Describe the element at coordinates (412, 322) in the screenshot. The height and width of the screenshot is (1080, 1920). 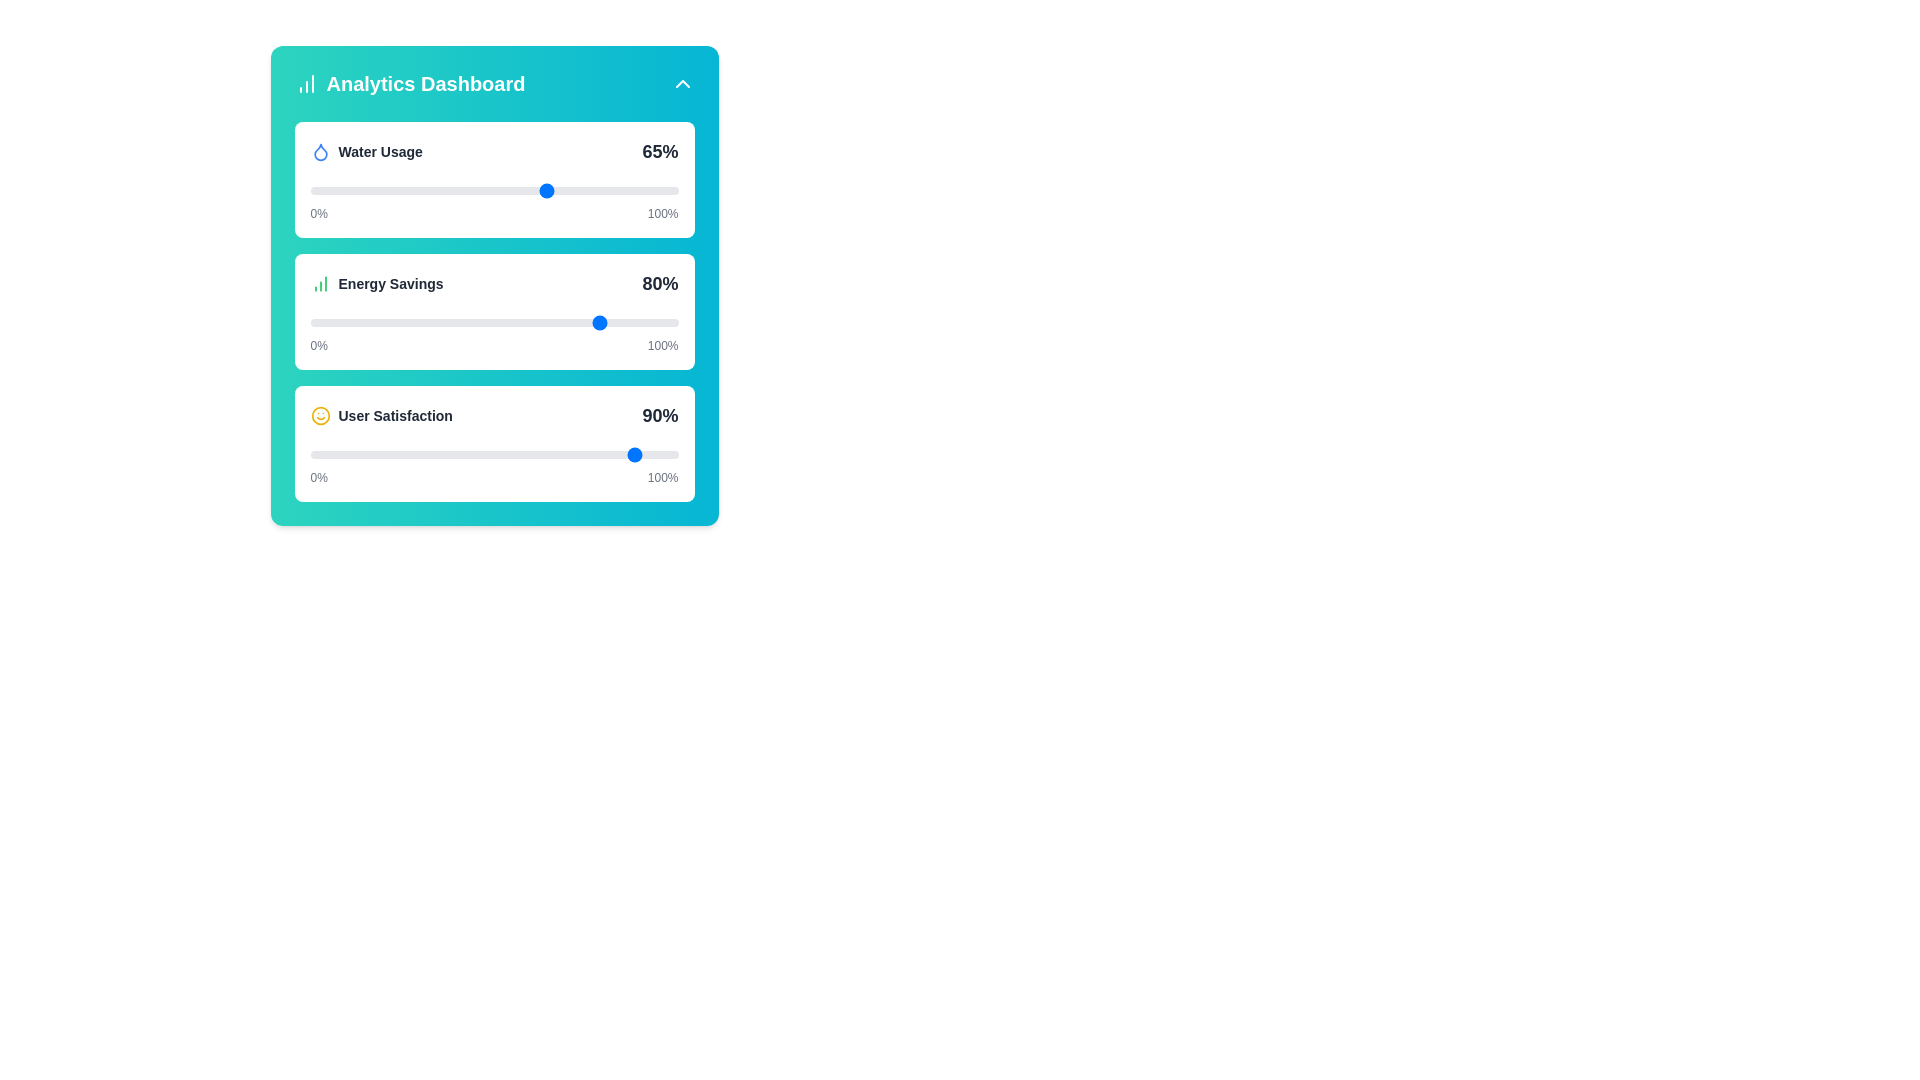
I see `energy savings` at that location.